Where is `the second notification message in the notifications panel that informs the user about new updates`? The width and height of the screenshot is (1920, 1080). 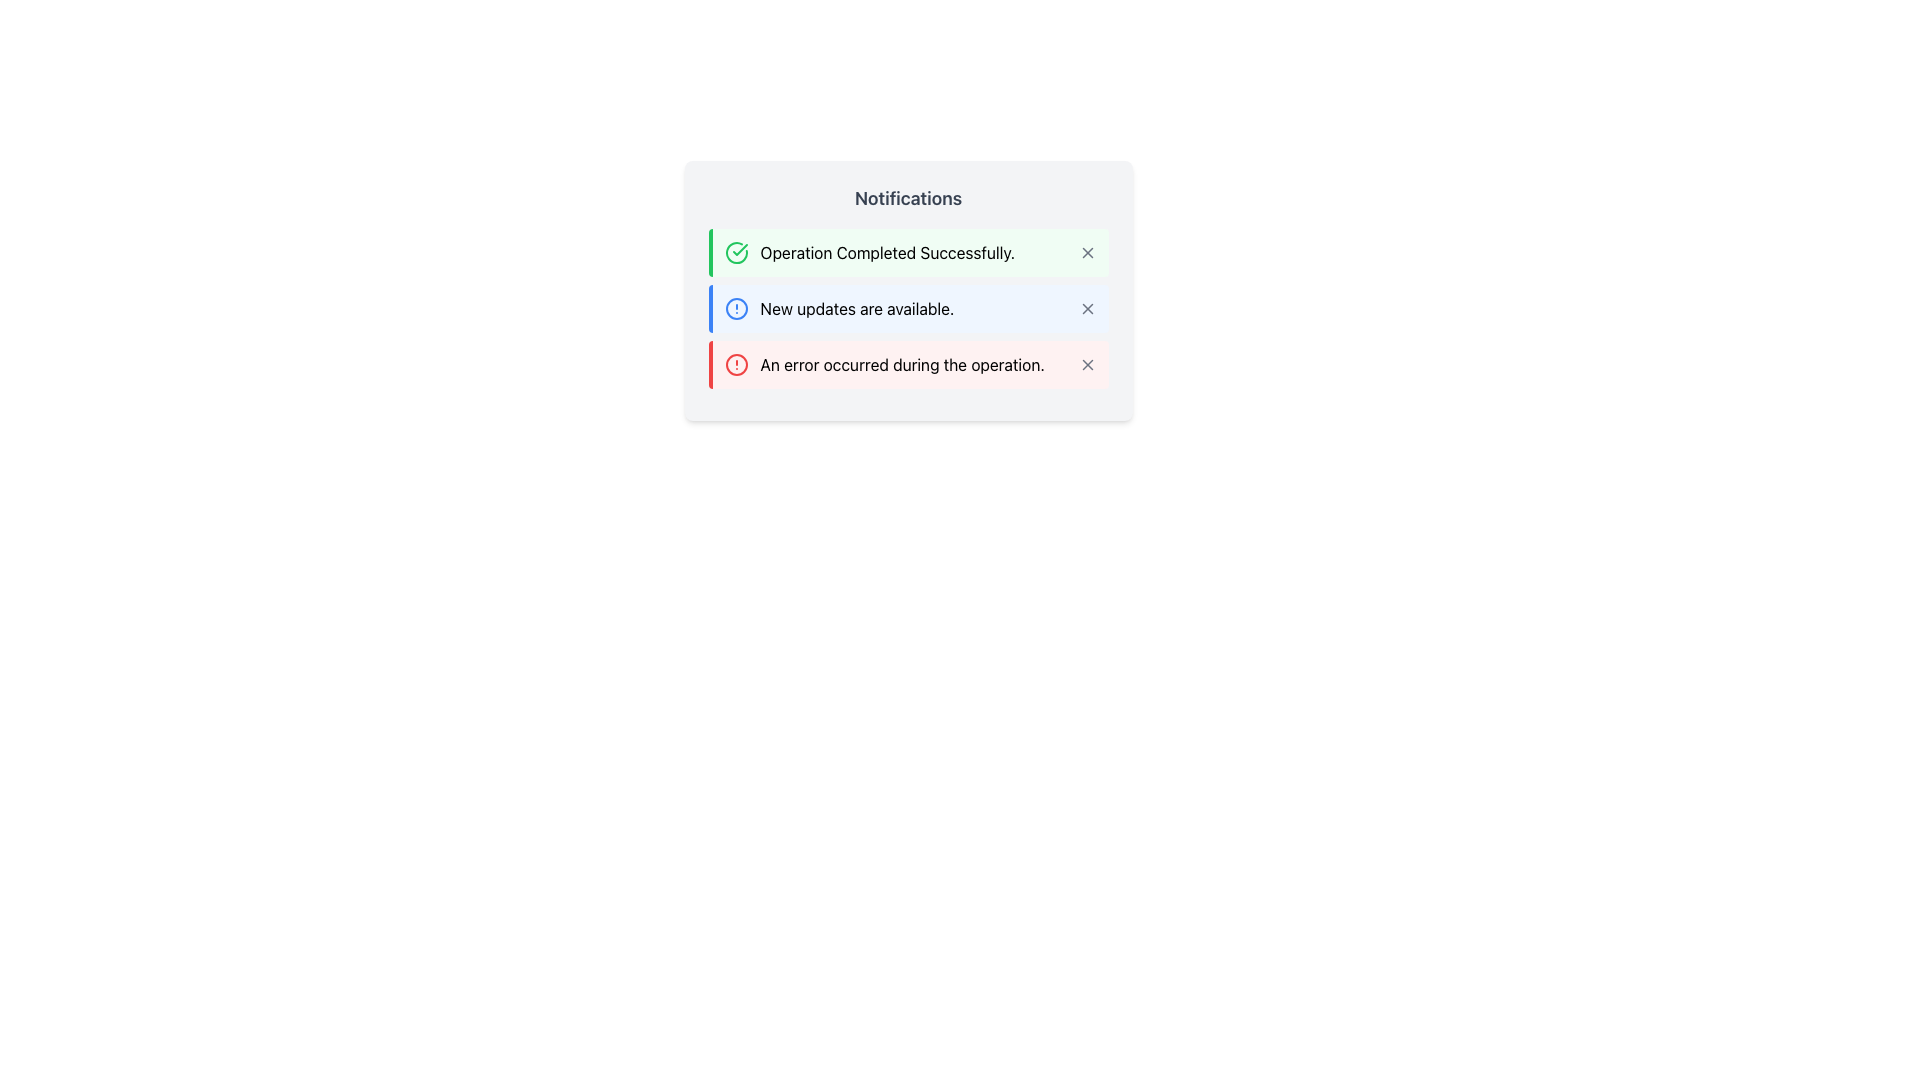
the second notification message in the notifications panel that informs the user about new updates is located at coordinates (857, 308).